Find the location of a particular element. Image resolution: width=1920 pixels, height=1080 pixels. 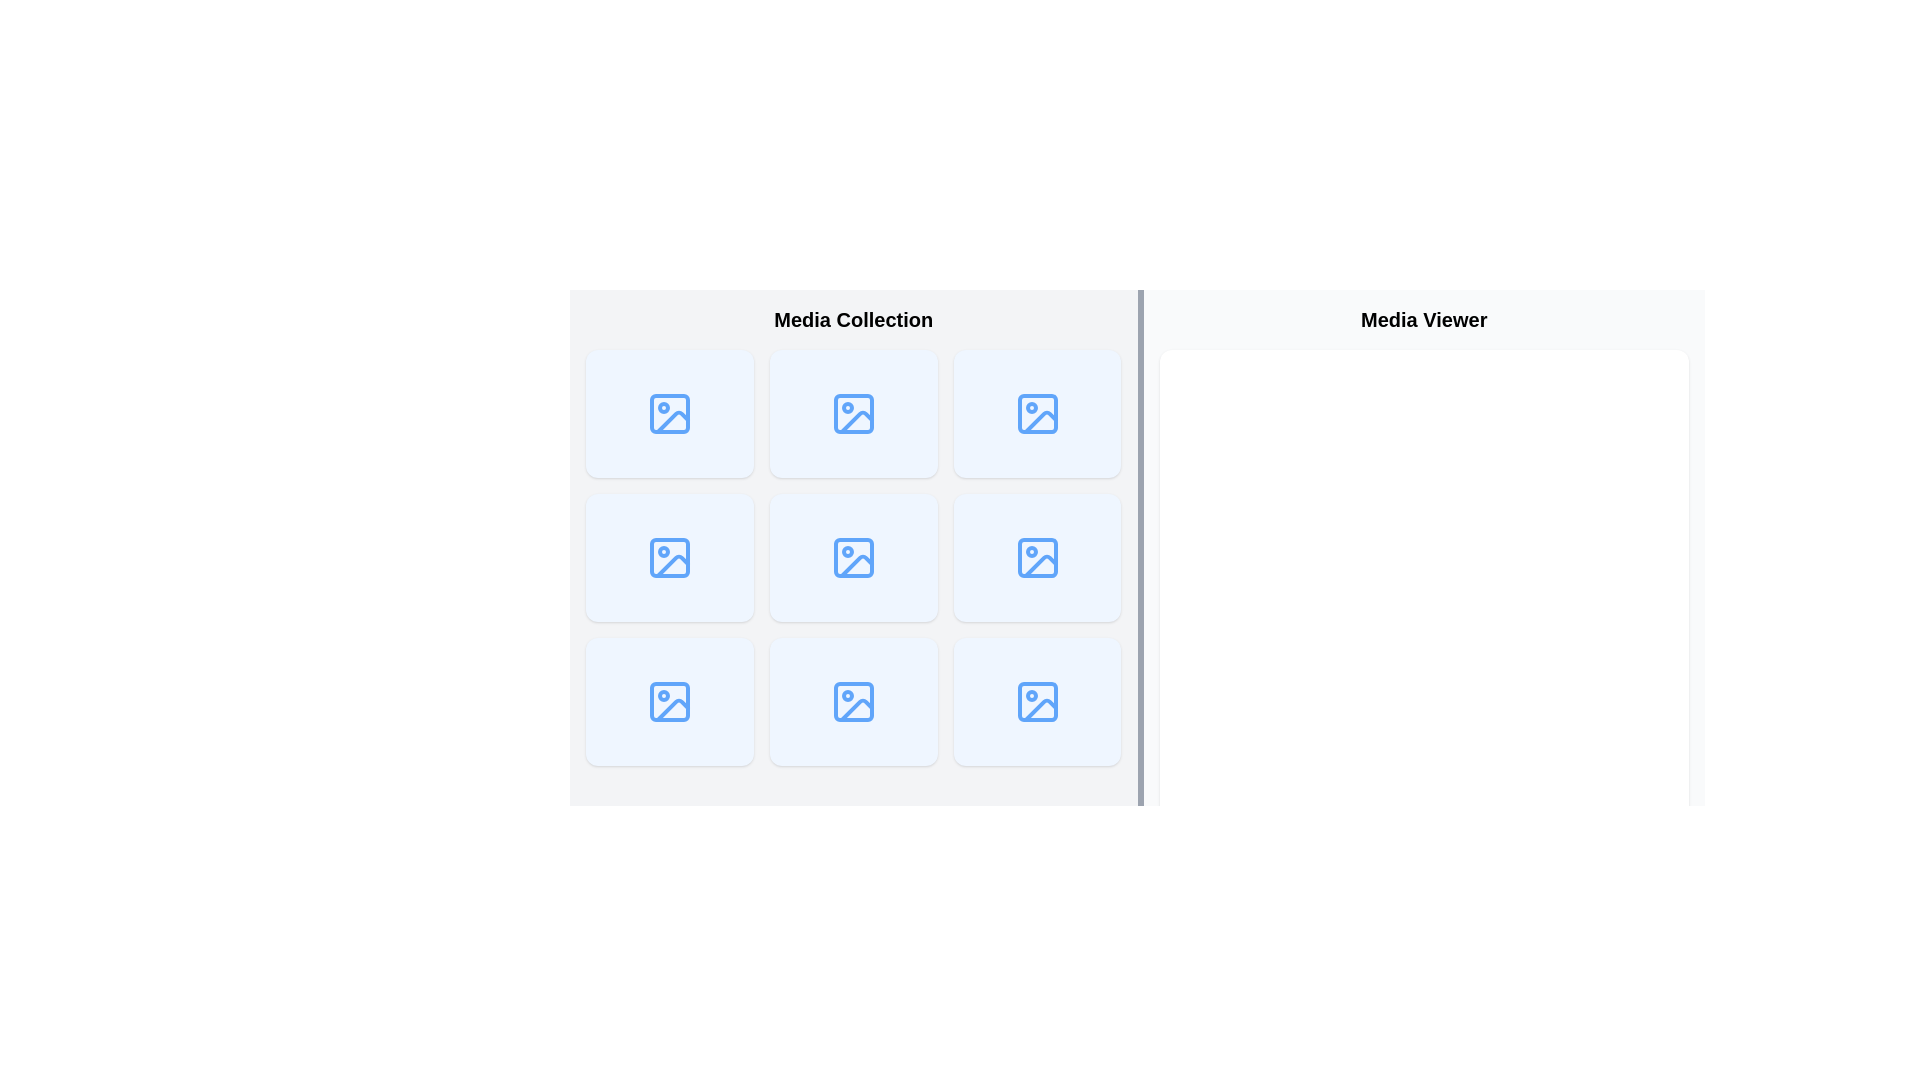

the small rectangular icon part with rounded corners located within the bottom-left image thumbnail in the 'Media Collection' section is located at coordinates (669, 701).